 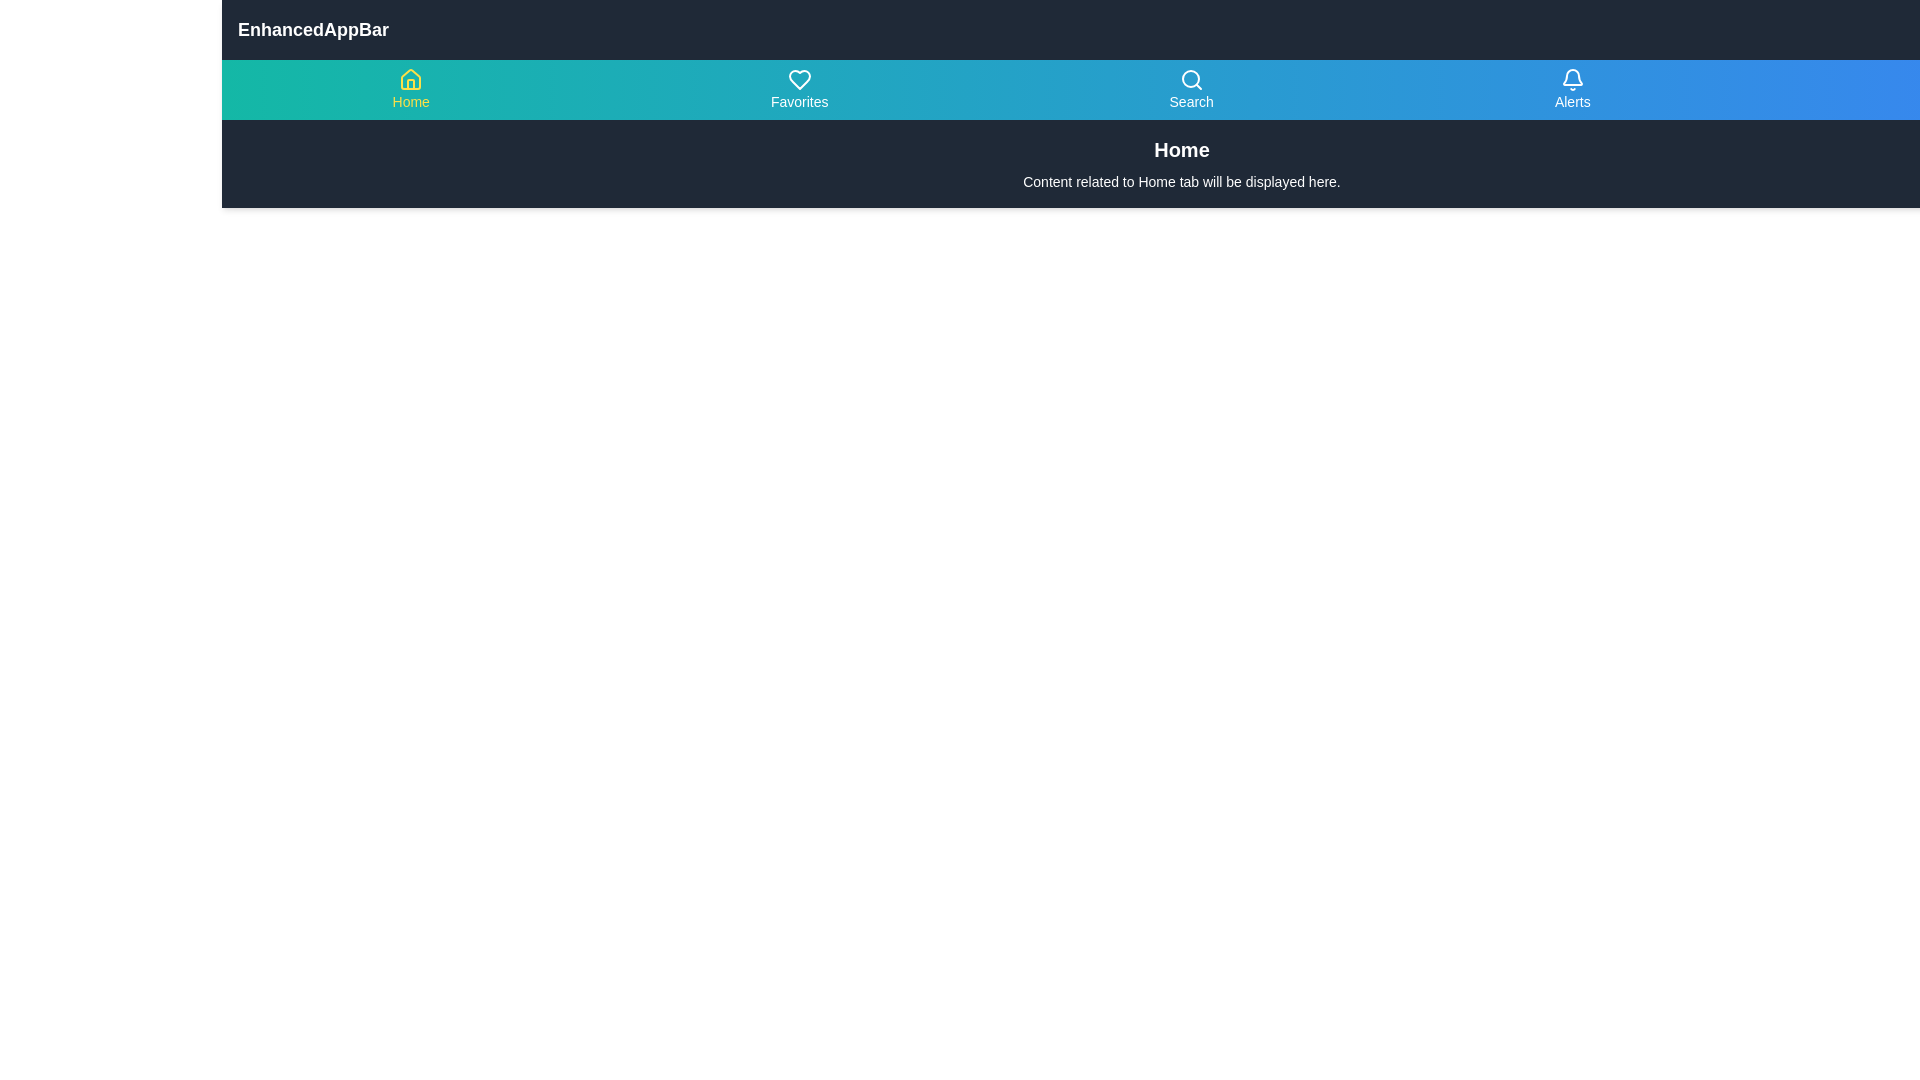 I want to click on the Favorites tab, so click(x=797, y=88).